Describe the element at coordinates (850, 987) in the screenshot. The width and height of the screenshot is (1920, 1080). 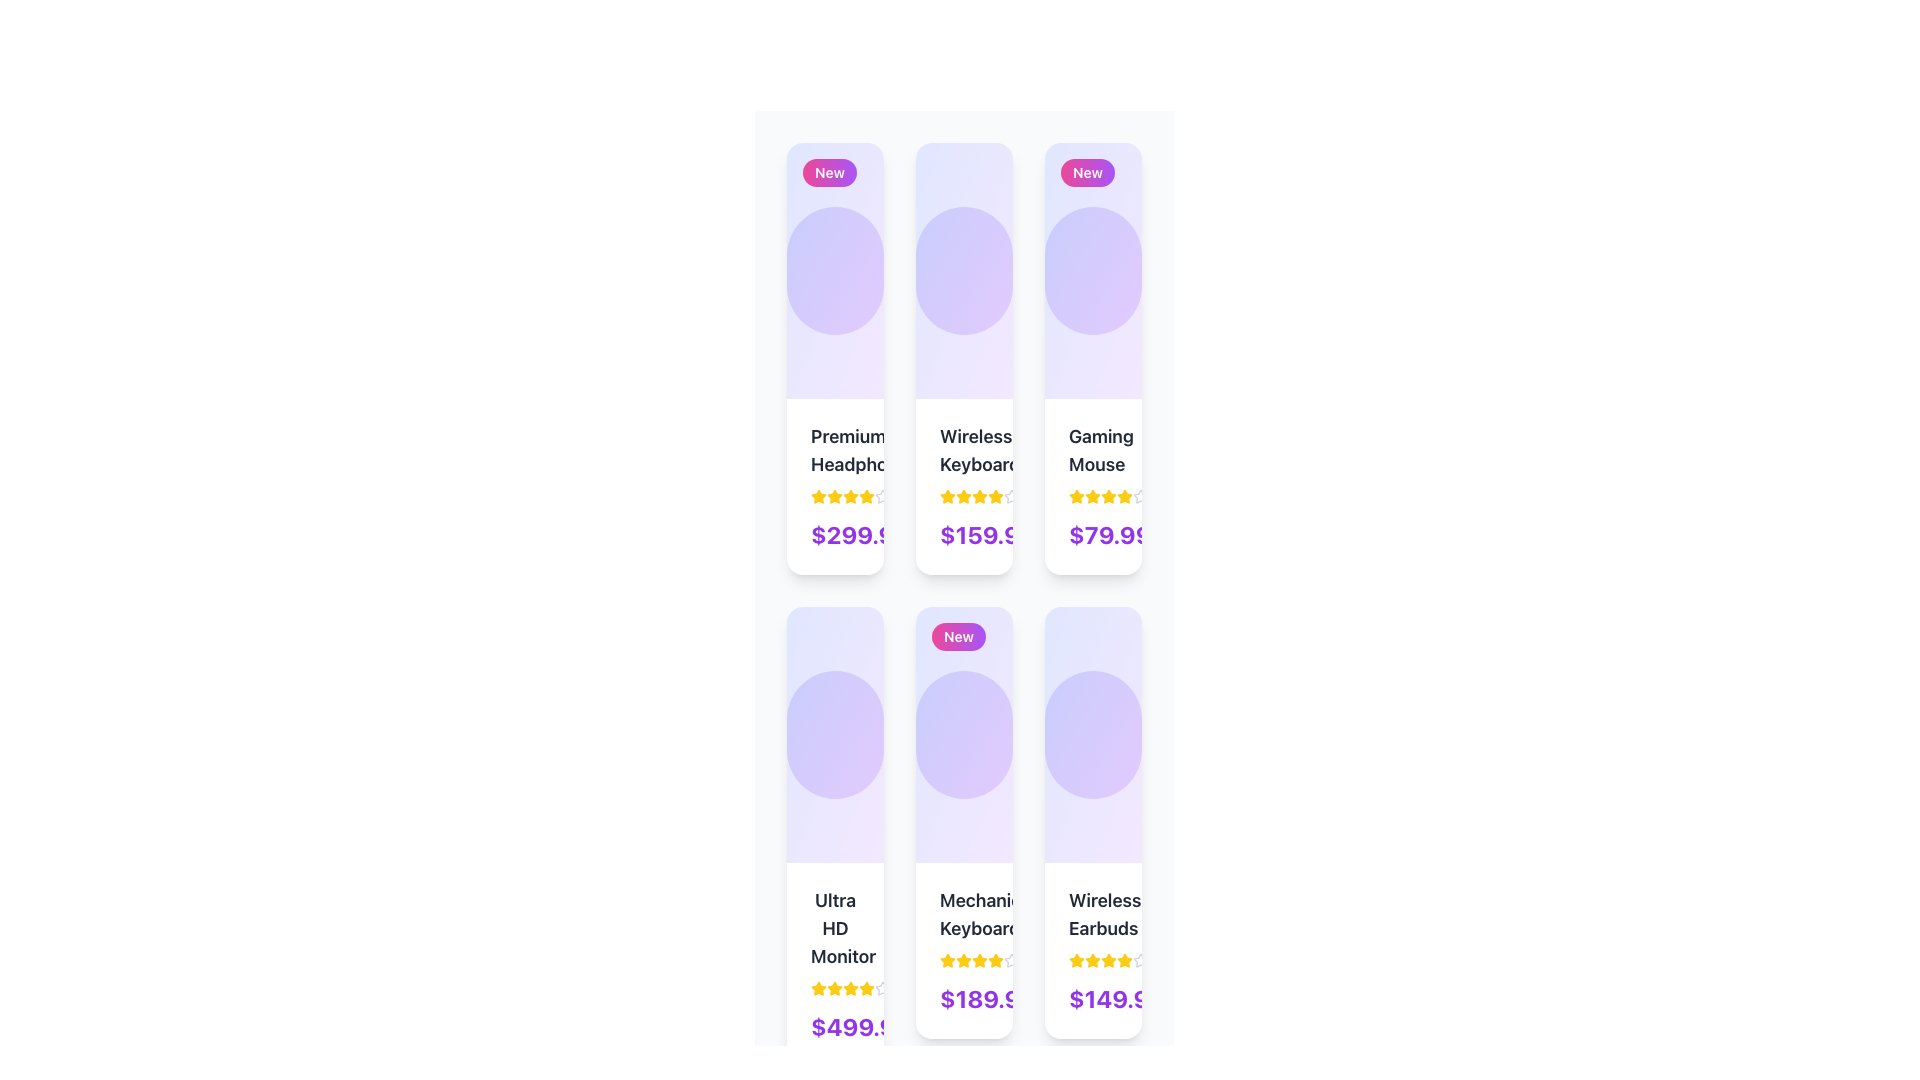
I see `the fourth star icon in the five-star rating row` at that location.